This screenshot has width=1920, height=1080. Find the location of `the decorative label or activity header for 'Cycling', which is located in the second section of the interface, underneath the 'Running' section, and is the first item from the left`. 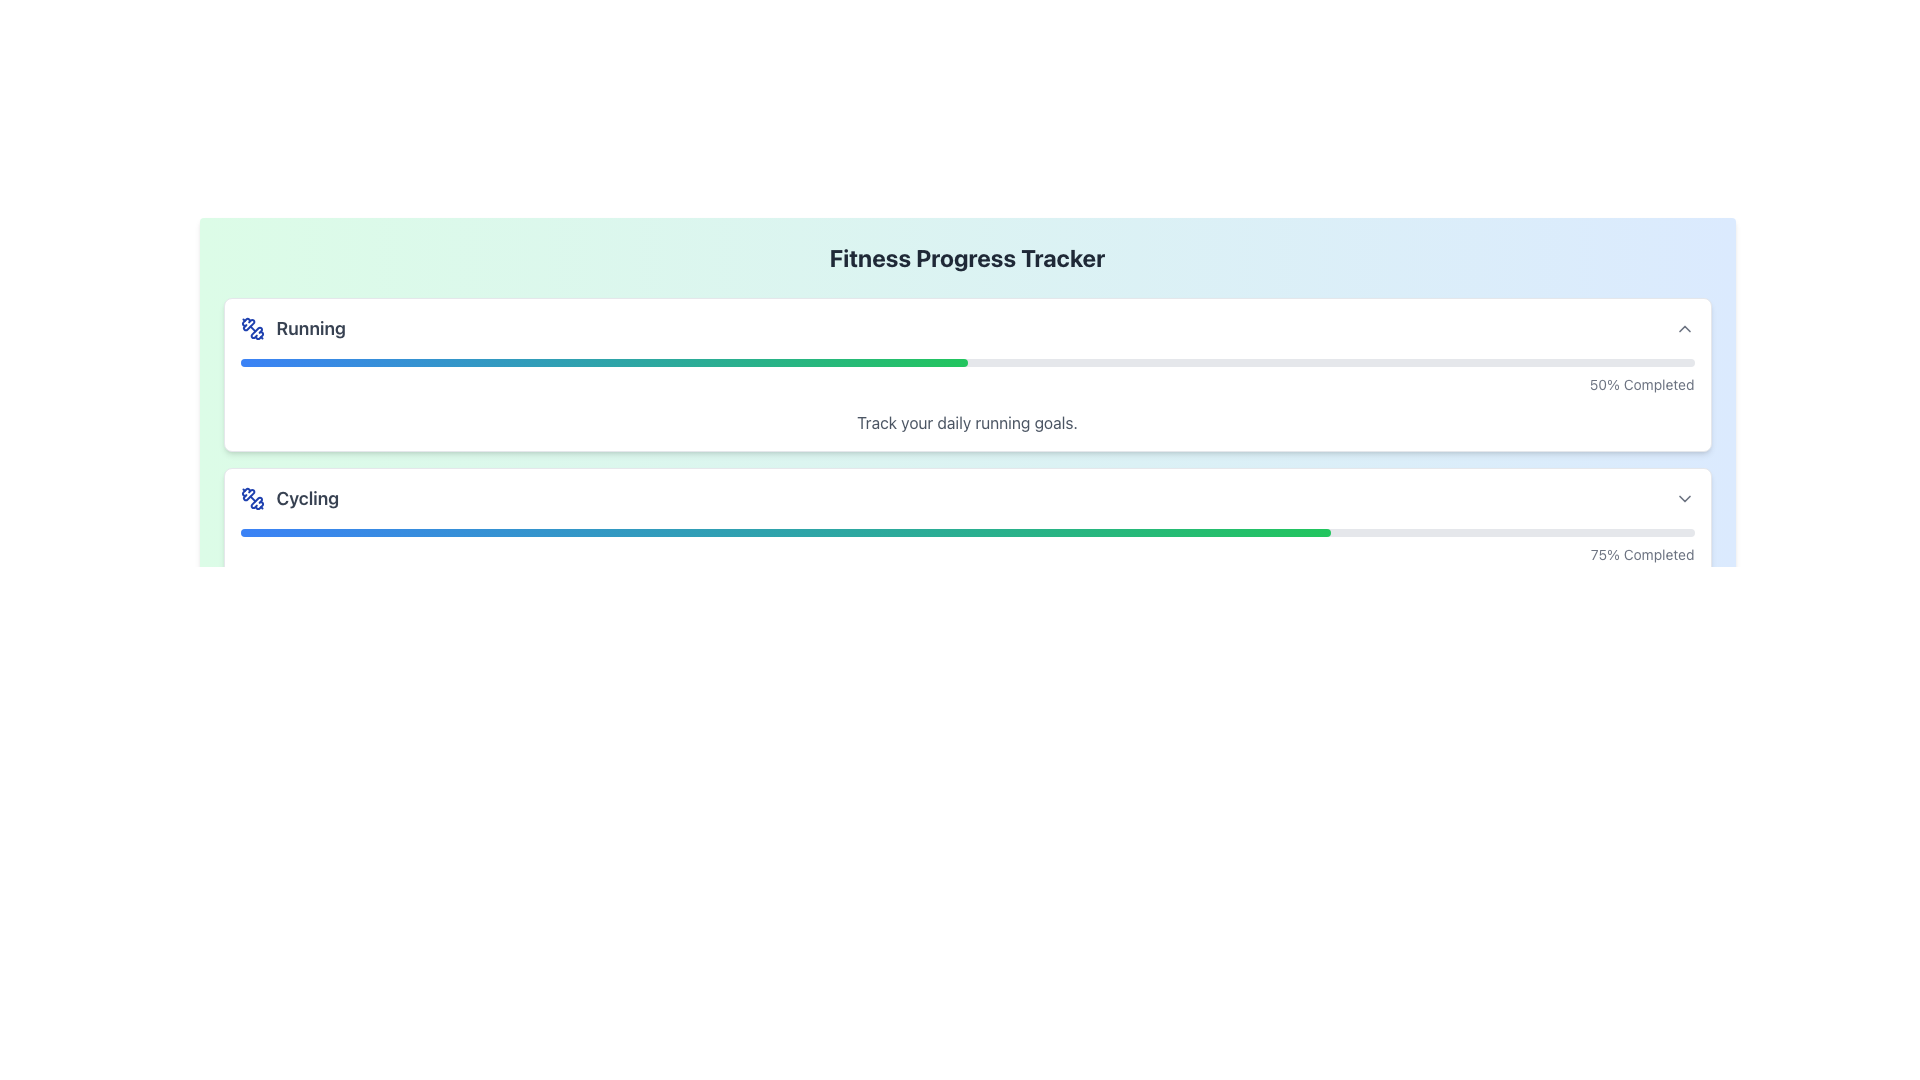

the decorative label or activity header for 'Cycling', which is located in the second section of the interface, underneath the 'Running' section, and is the first item from the left is located at coordinates (288, 497).